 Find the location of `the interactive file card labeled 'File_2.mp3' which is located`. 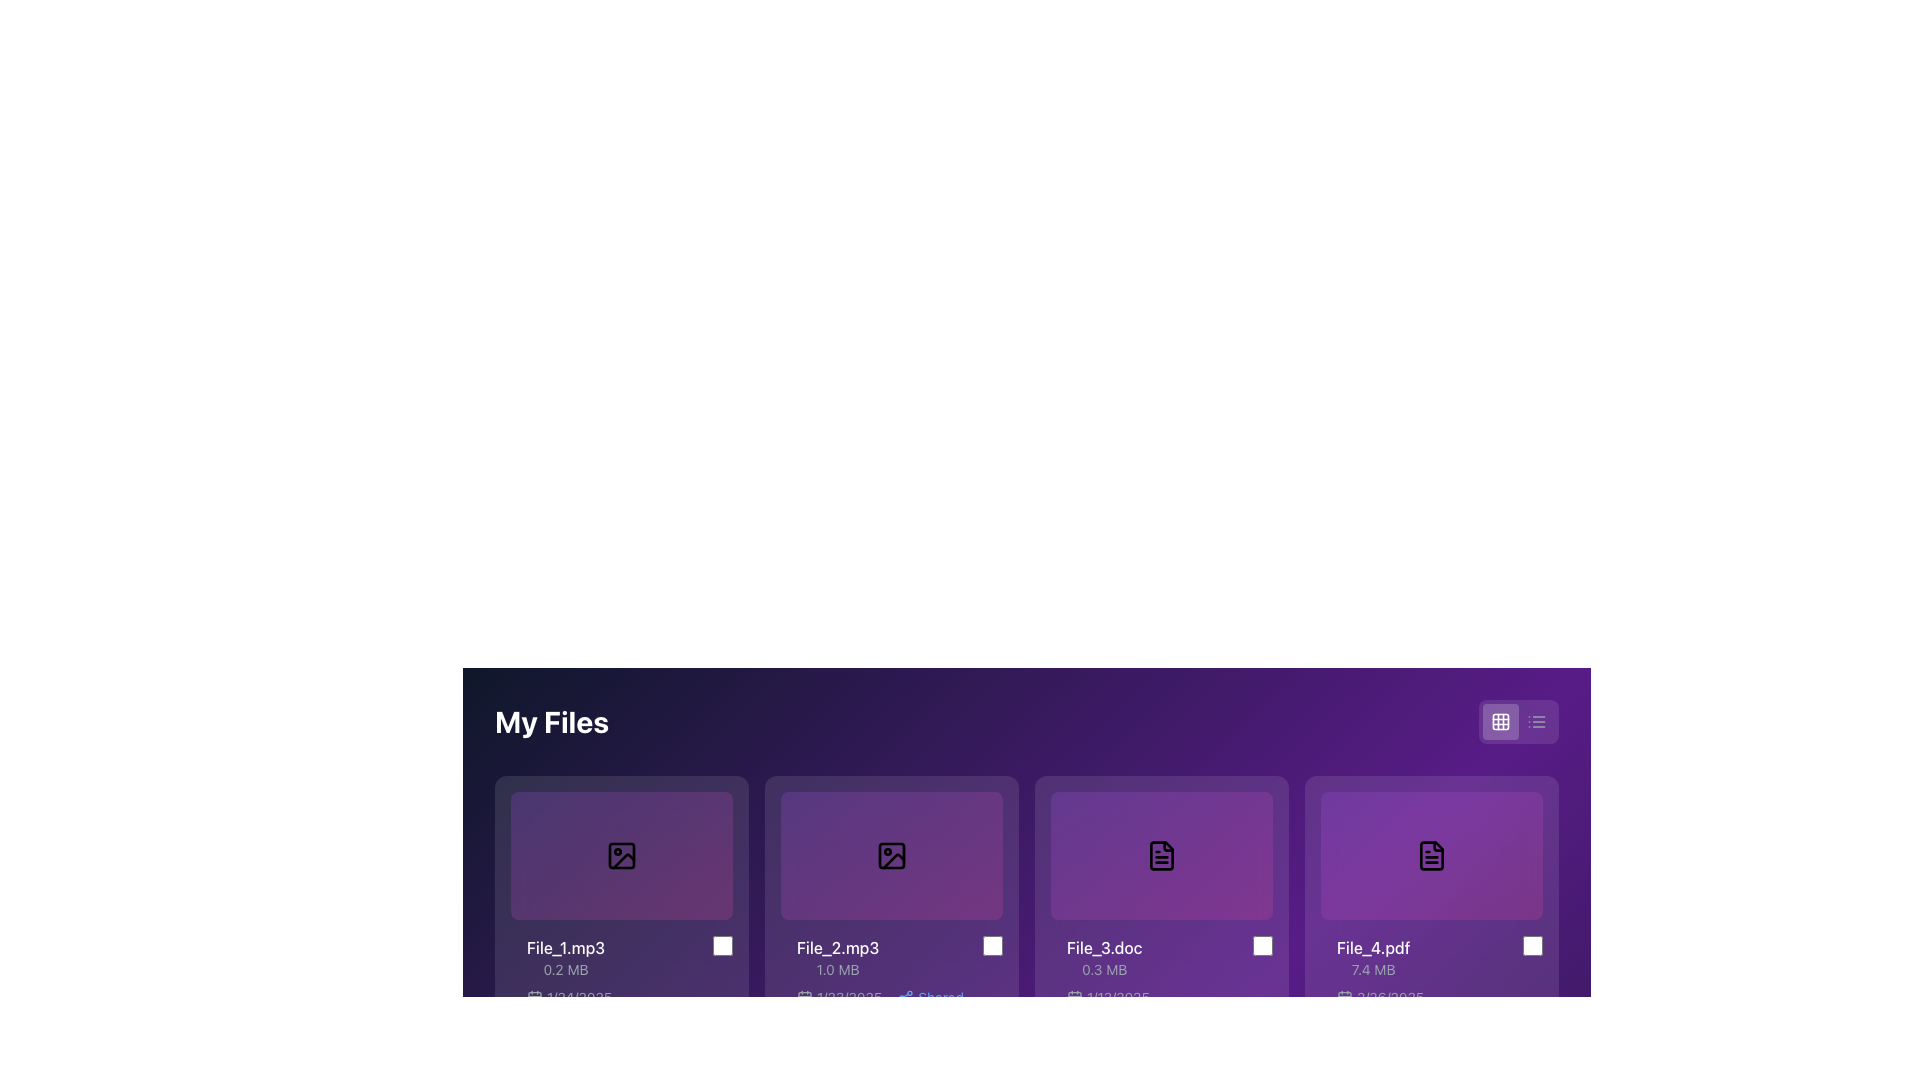

the interactive file card labeled 'File_2.mp3' which is located is located at coordinates (891, 898).